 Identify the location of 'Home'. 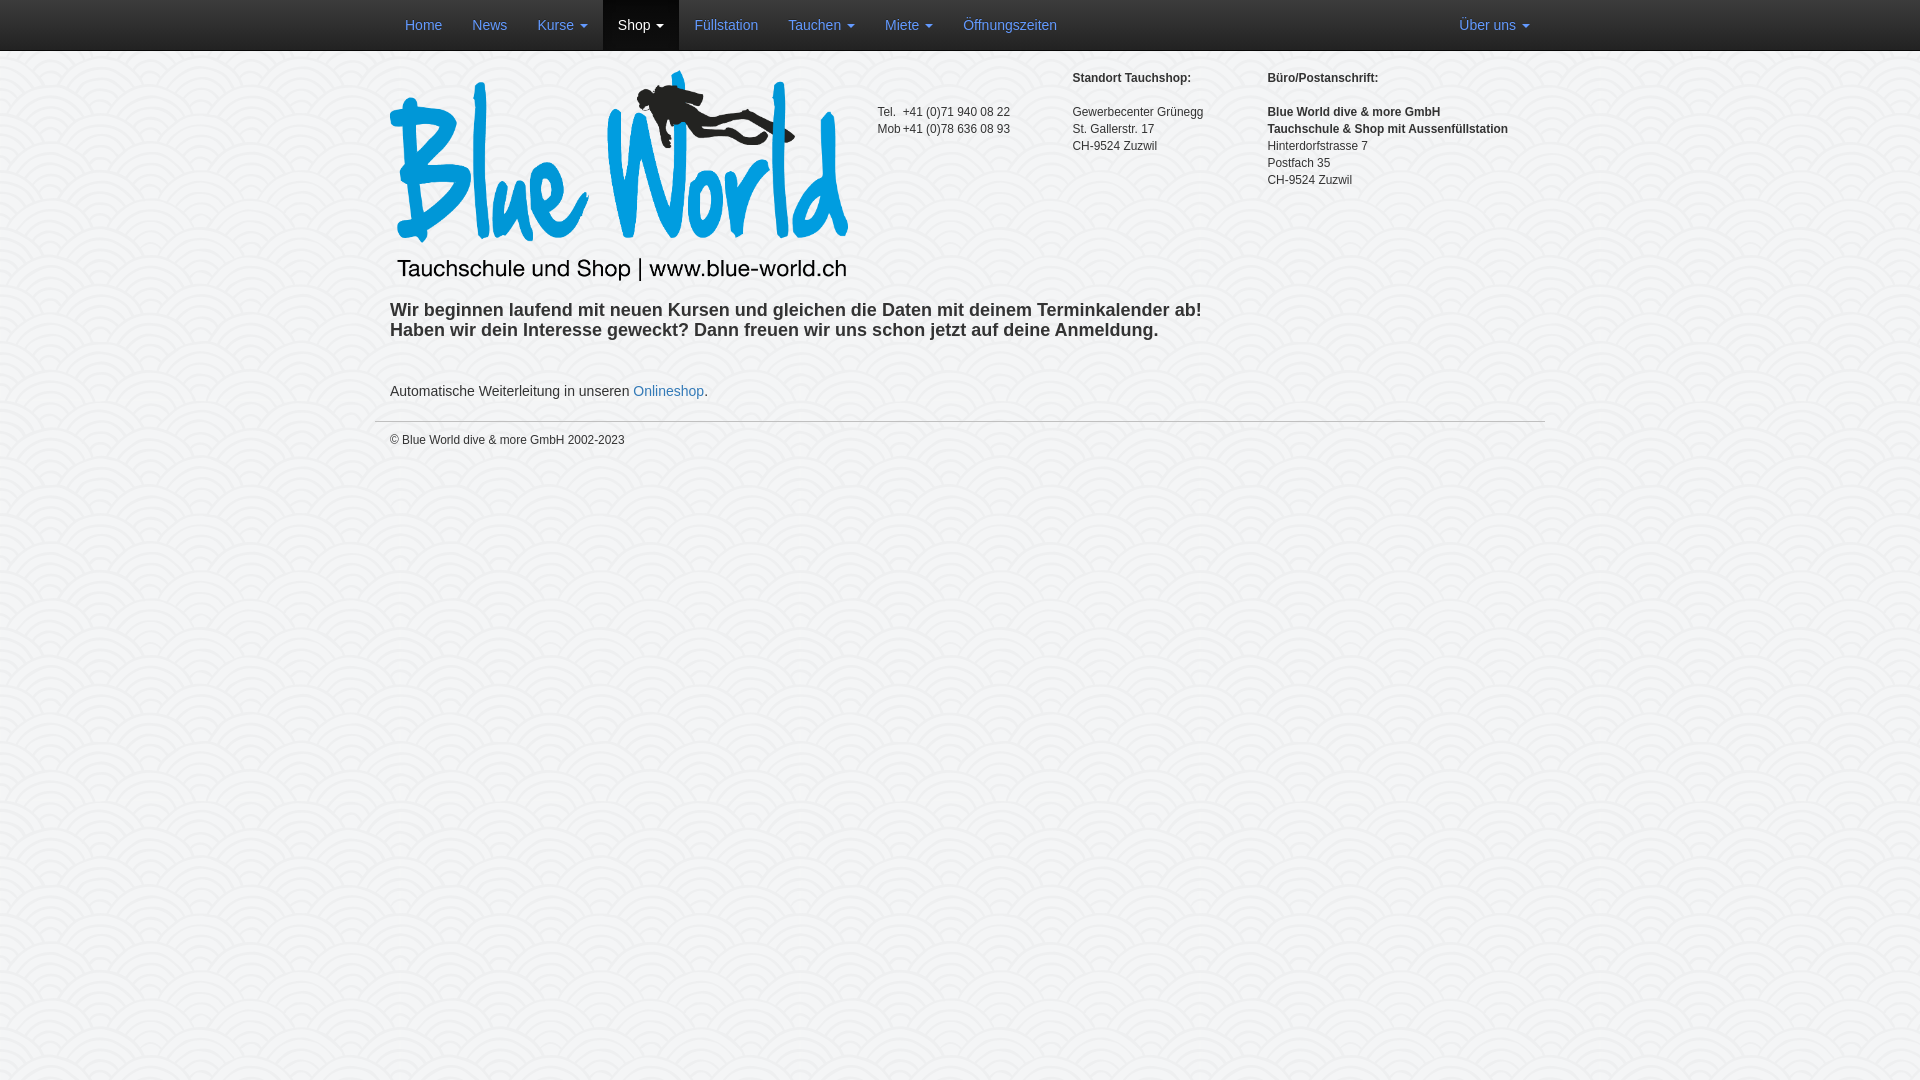
(422, 24).